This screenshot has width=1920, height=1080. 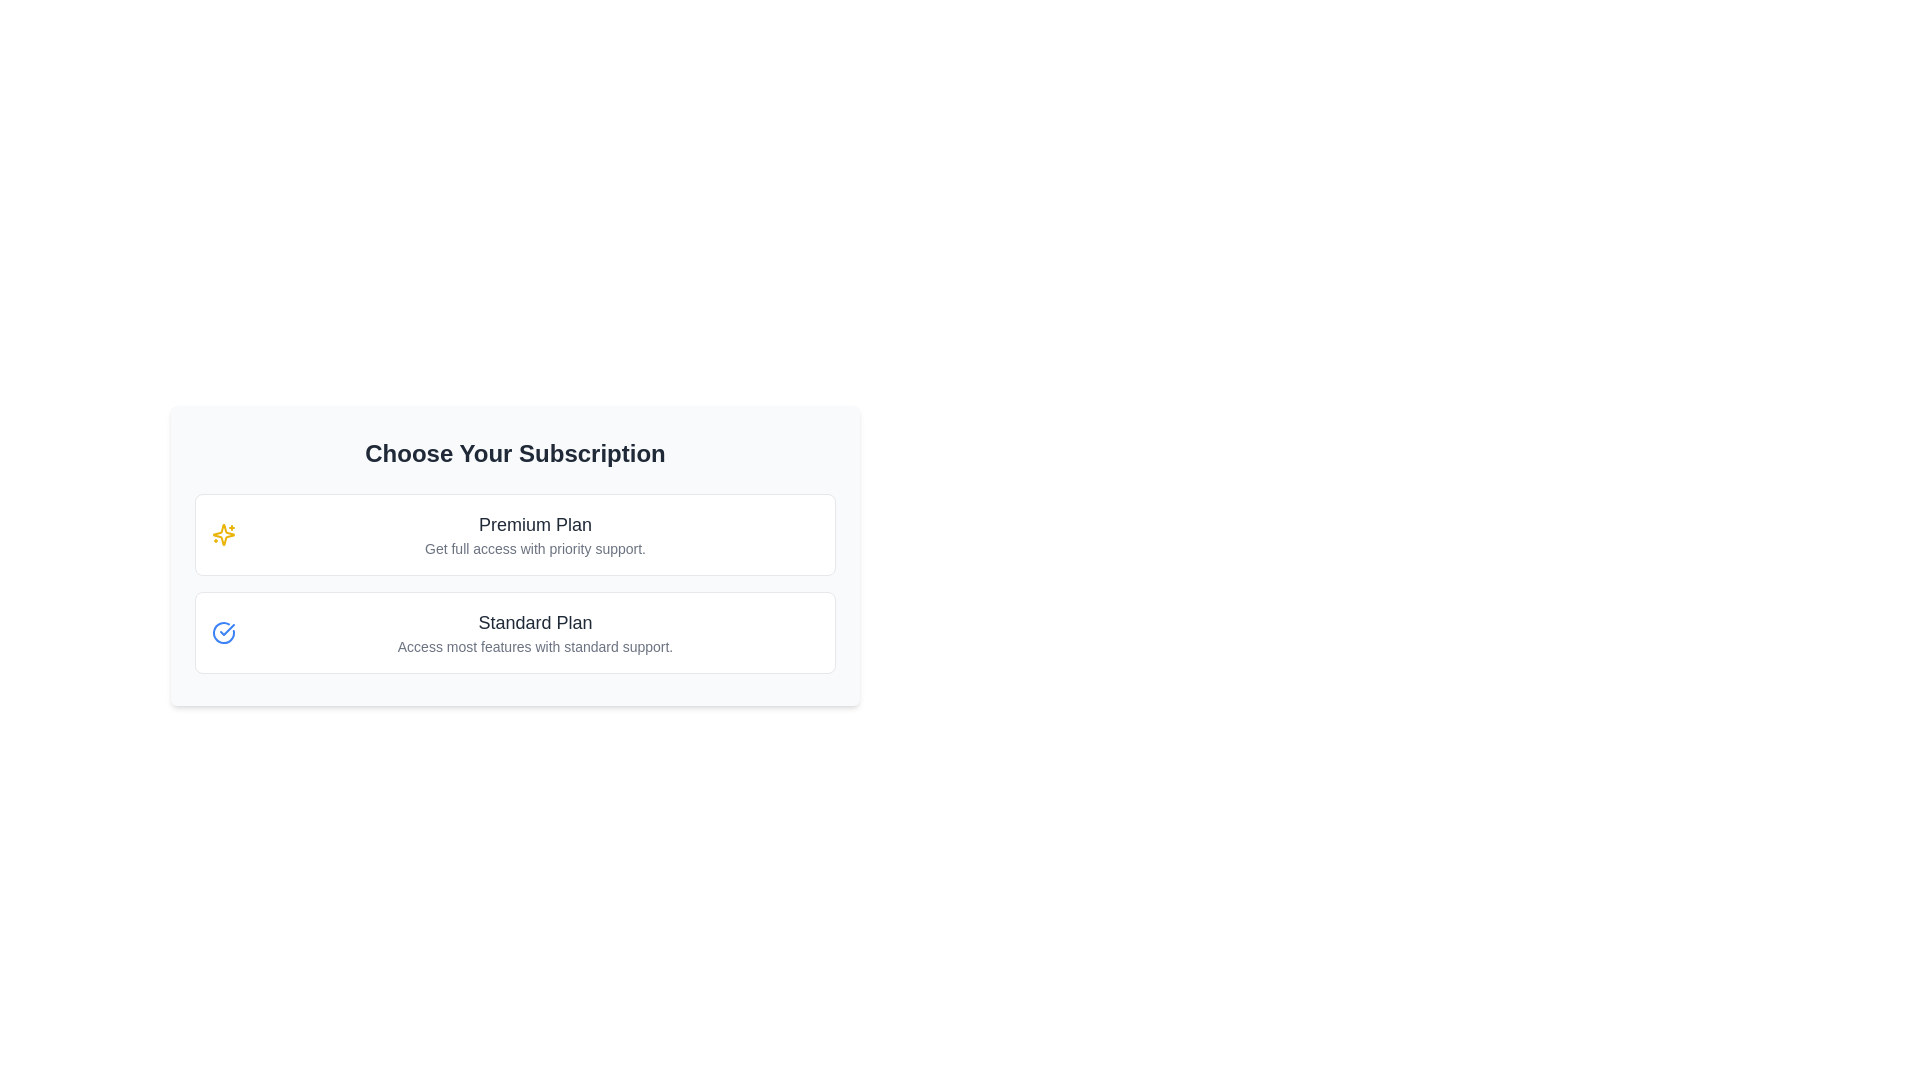 What do you see at coordinates (227, 628) in the screenshot?
I see `the graphical representation of the blue, rounded icon located next to the 'Standard Plan' text in the bottom left segment of the interface` at bounding box center [227, 628].